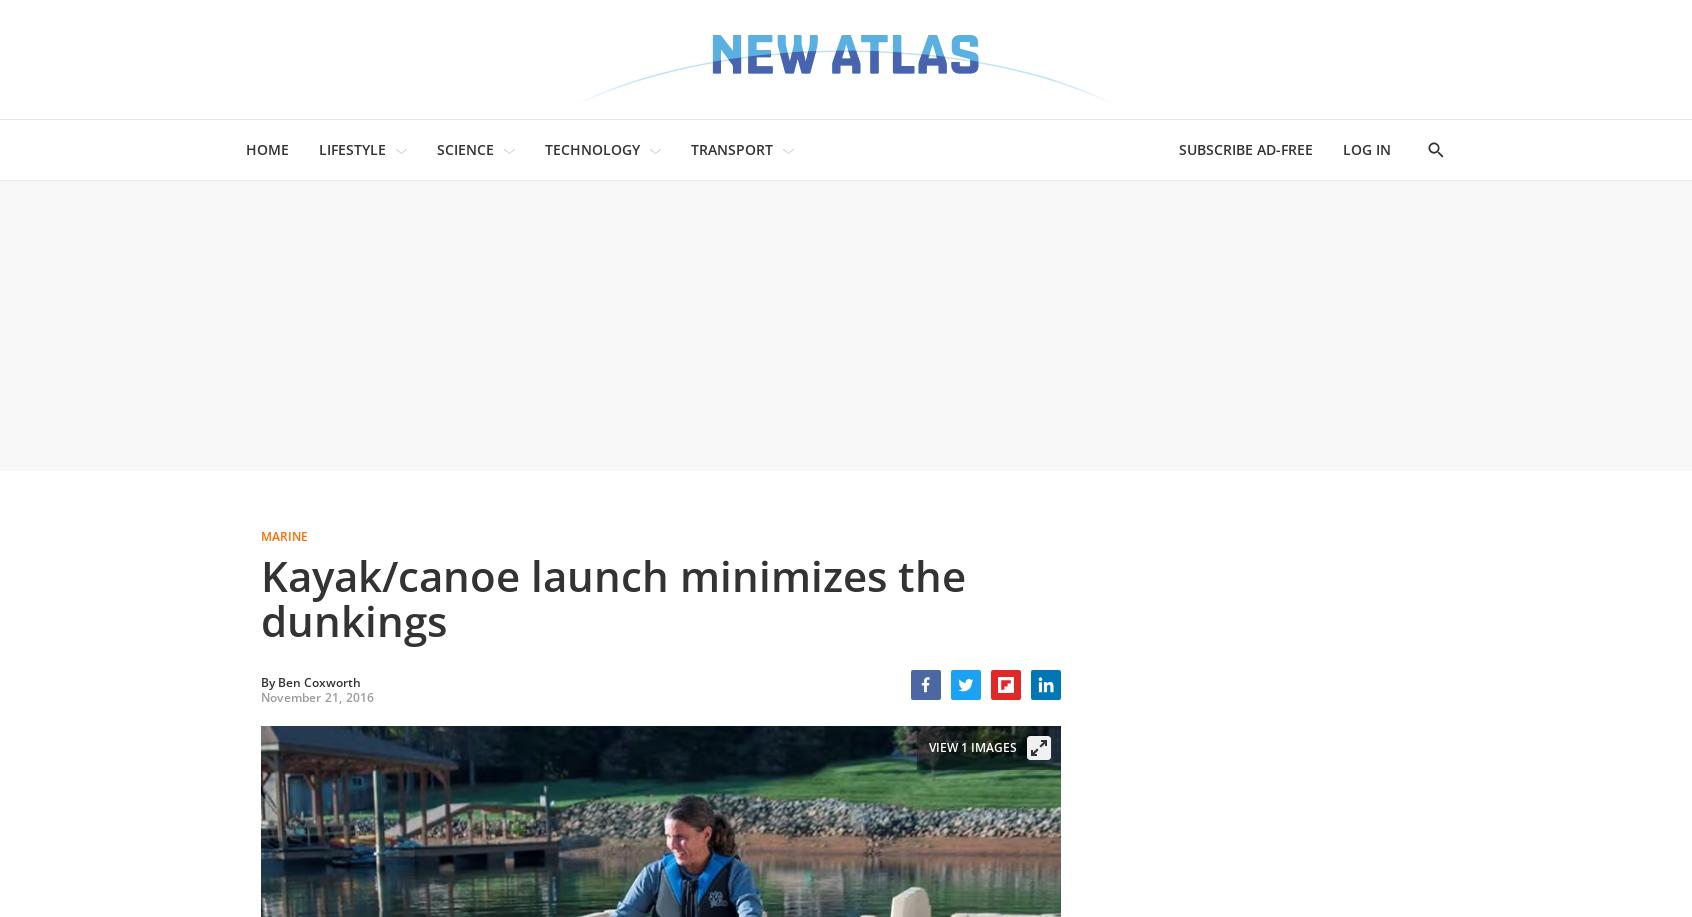 The width and height of the screenshot is (1692, 917). Describe the element at coordinates (612, 596) in the screenshot. I see `'Kayak/canoe launch minimizes the dunkings'` at that location.